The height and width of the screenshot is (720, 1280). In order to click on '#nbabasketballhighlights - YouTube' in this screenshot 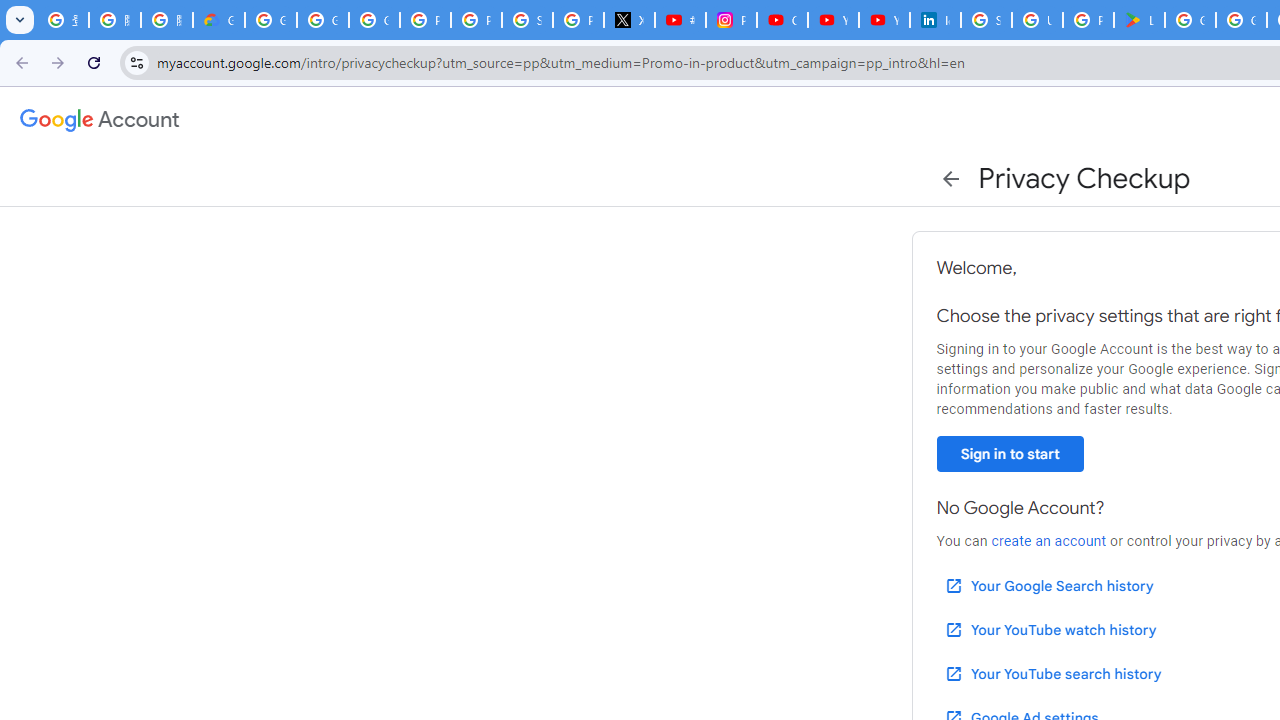, I will do `click(680, 20)`.